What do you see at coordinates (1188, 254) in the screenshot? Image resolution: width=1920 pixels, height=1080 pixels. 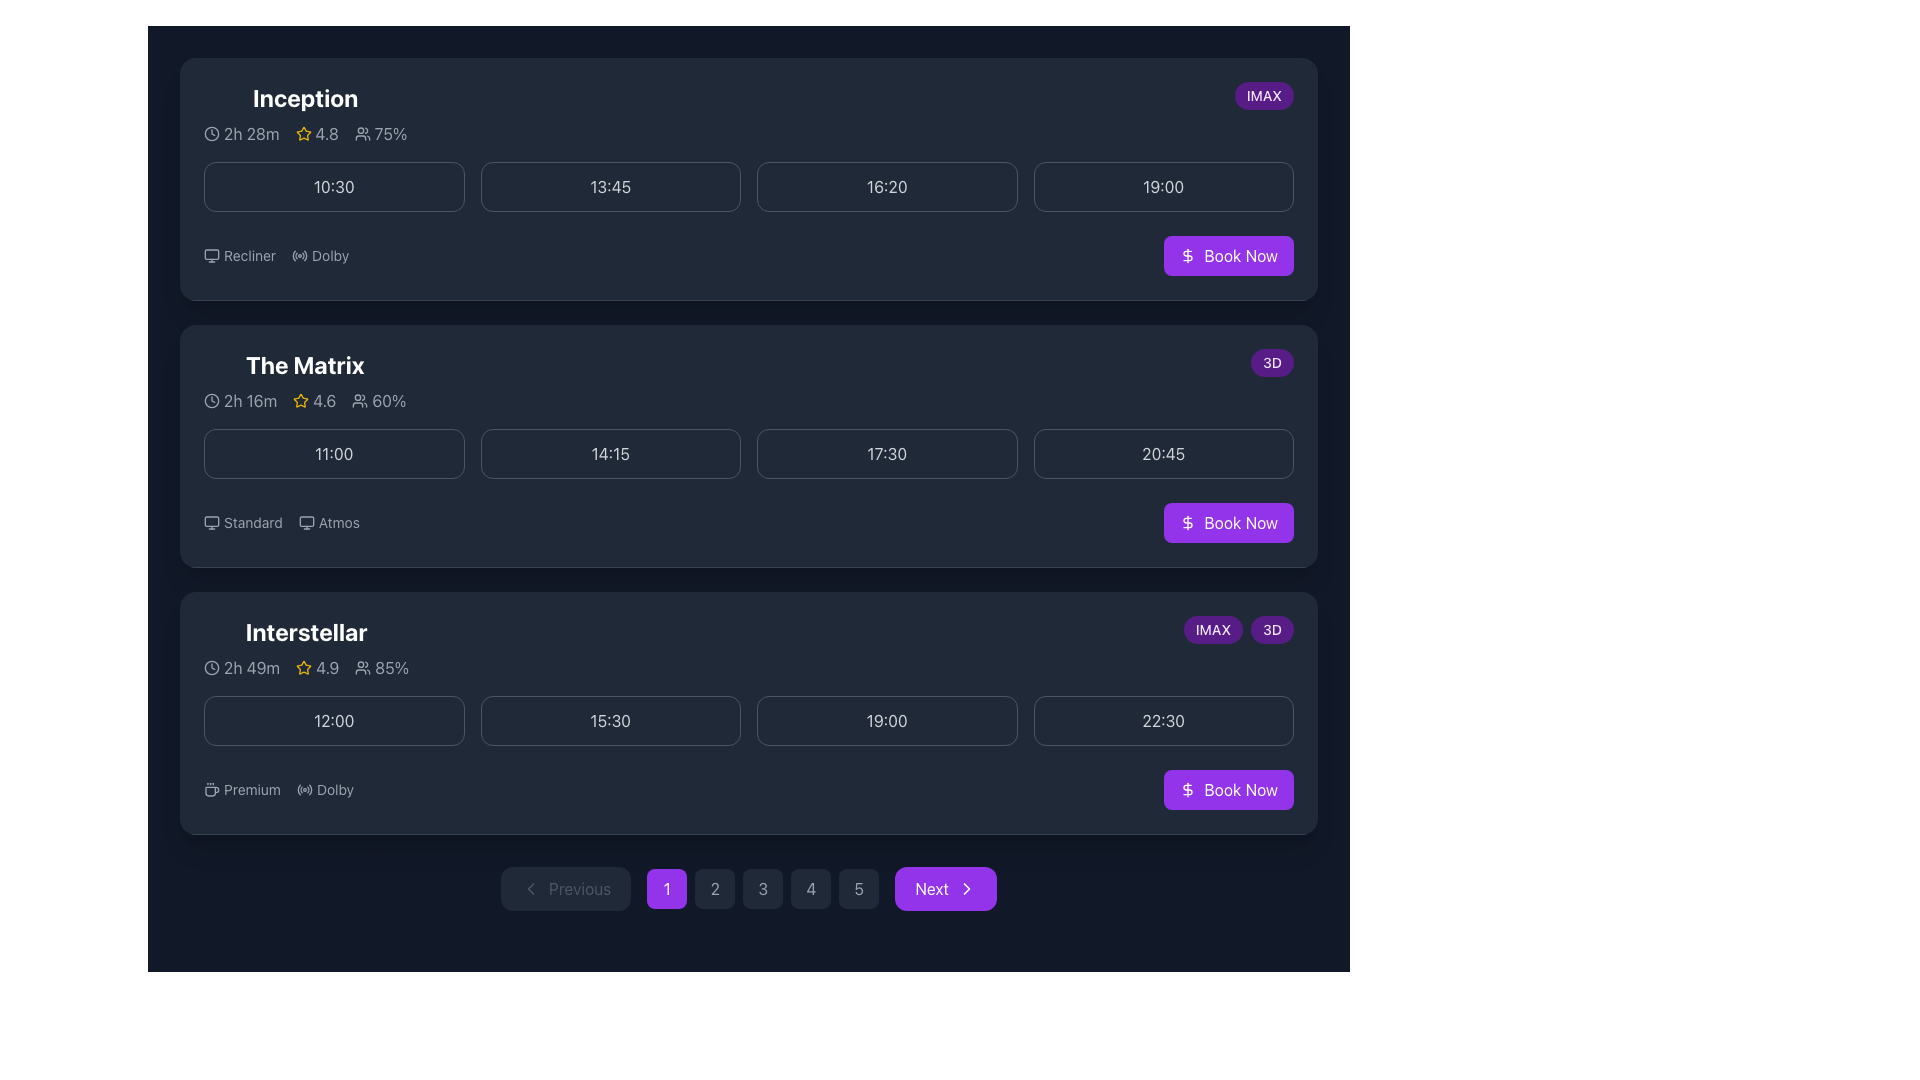 I see `the 'Book Now' button, which contains a financial SVG icon` at bounding box center [1188, 254].